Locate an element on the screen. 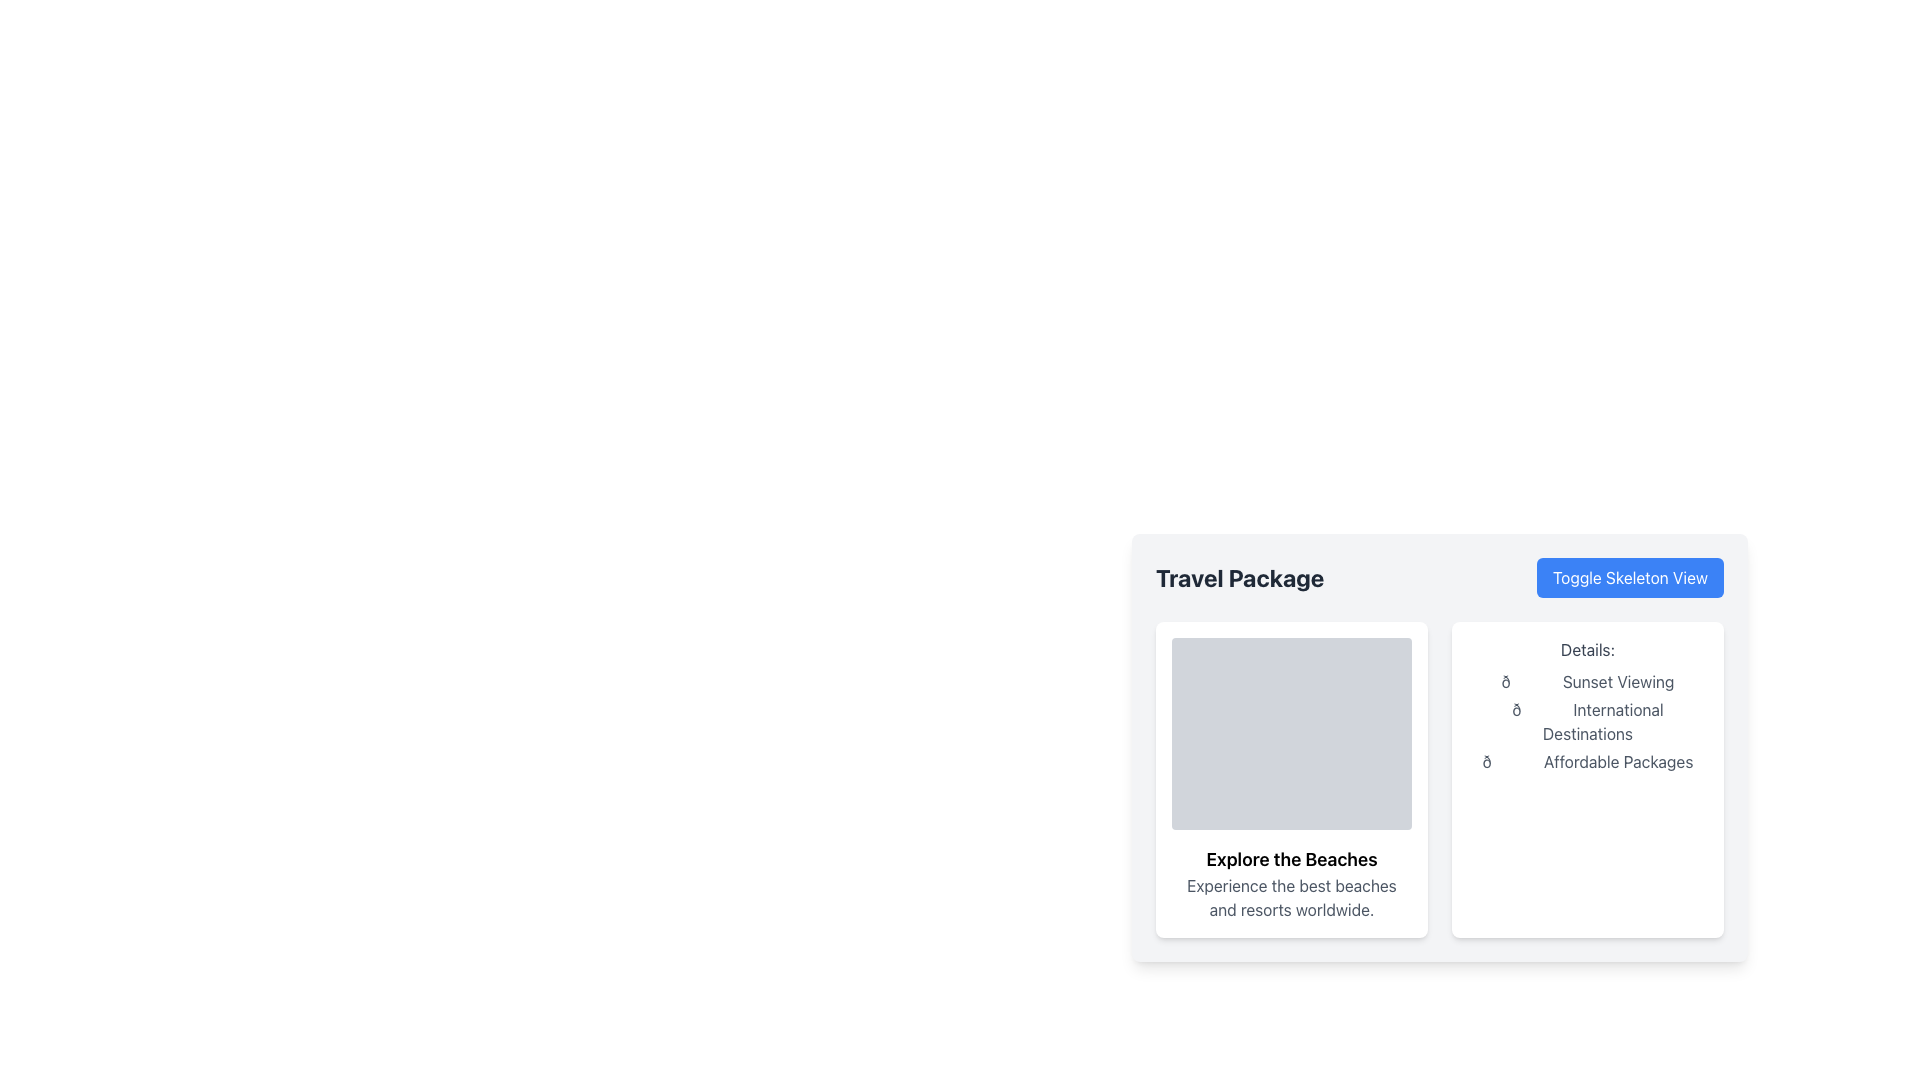 The image size is (1920, 1080). the textual label reading 'ð🌍 International Destinations', which is styled in gray and is the second item in a vertically aligned list of items is located at coordinates (1587, 721).